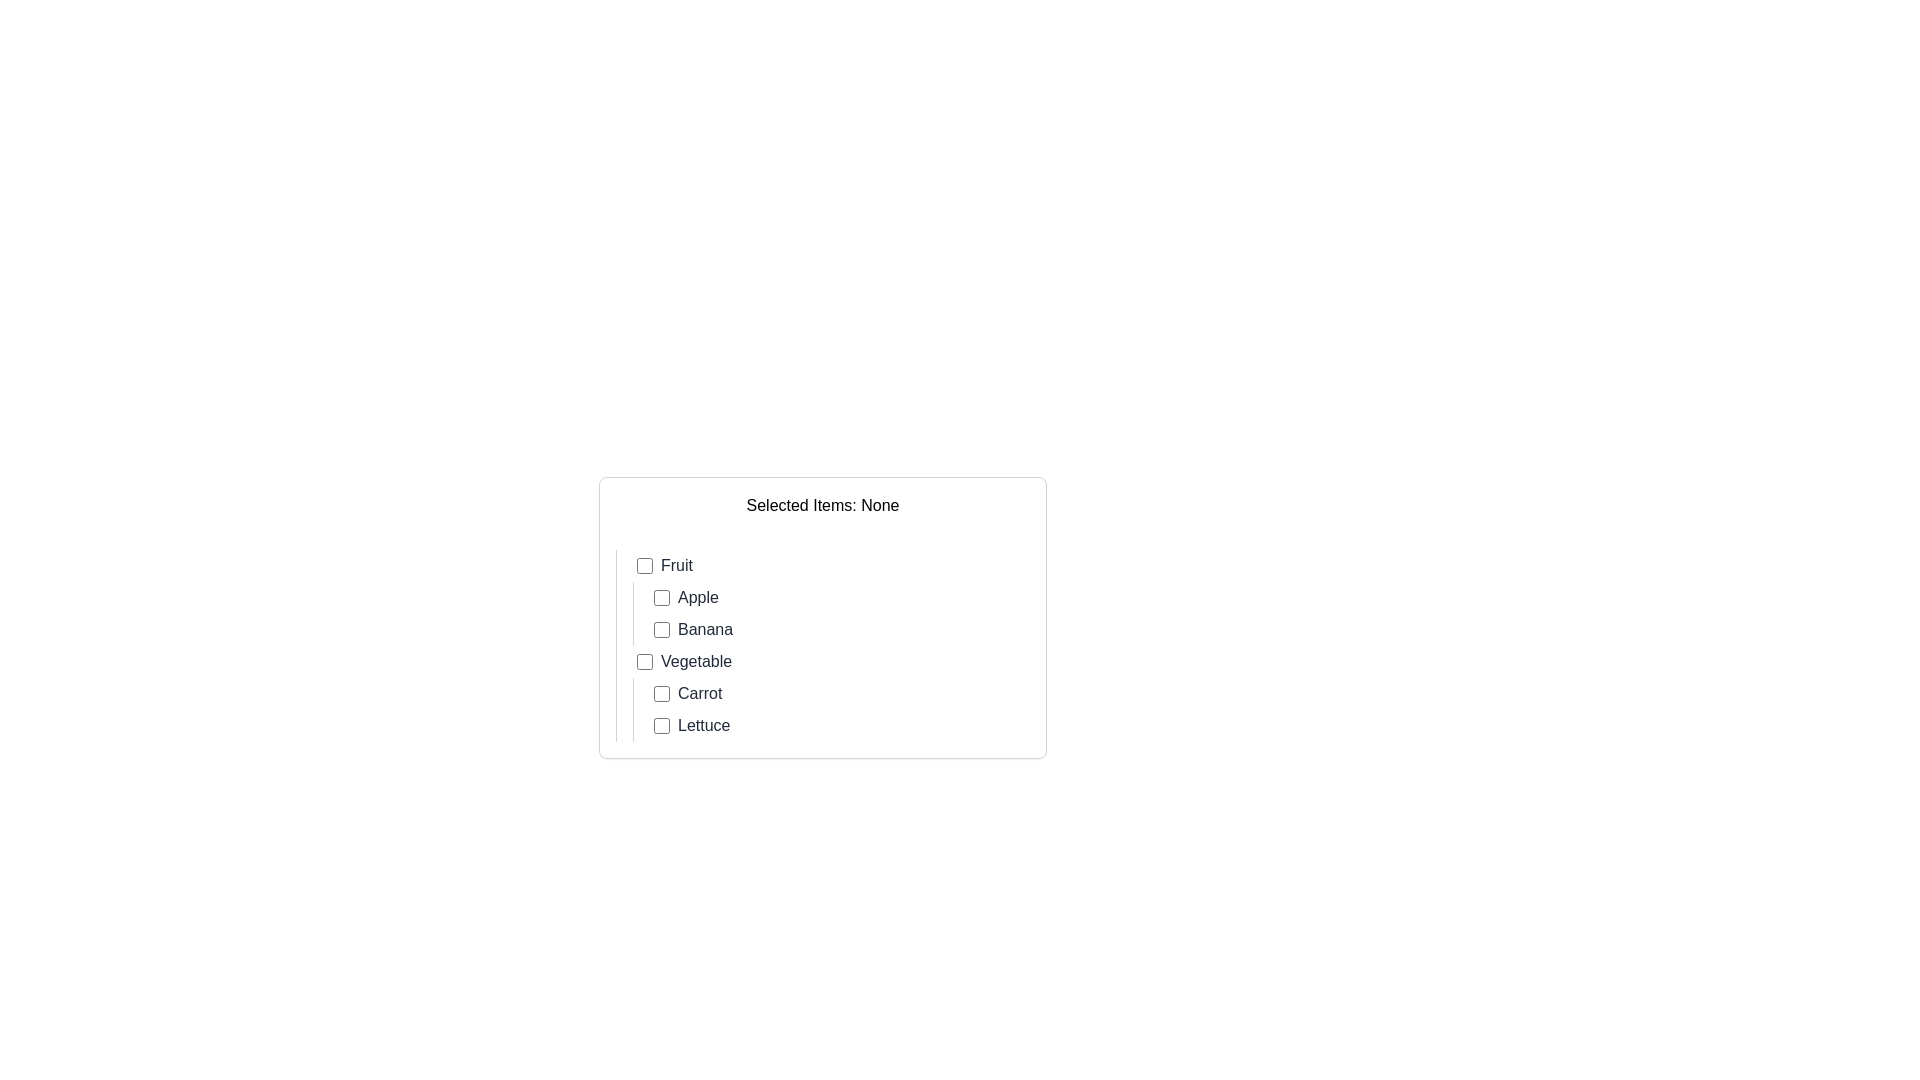 This screenshot has height=1080, width=1920. Describe the element at coordinates (662, 693) in the screenshot. I see `the checkbox next to the label 'Carrot'` at that location.